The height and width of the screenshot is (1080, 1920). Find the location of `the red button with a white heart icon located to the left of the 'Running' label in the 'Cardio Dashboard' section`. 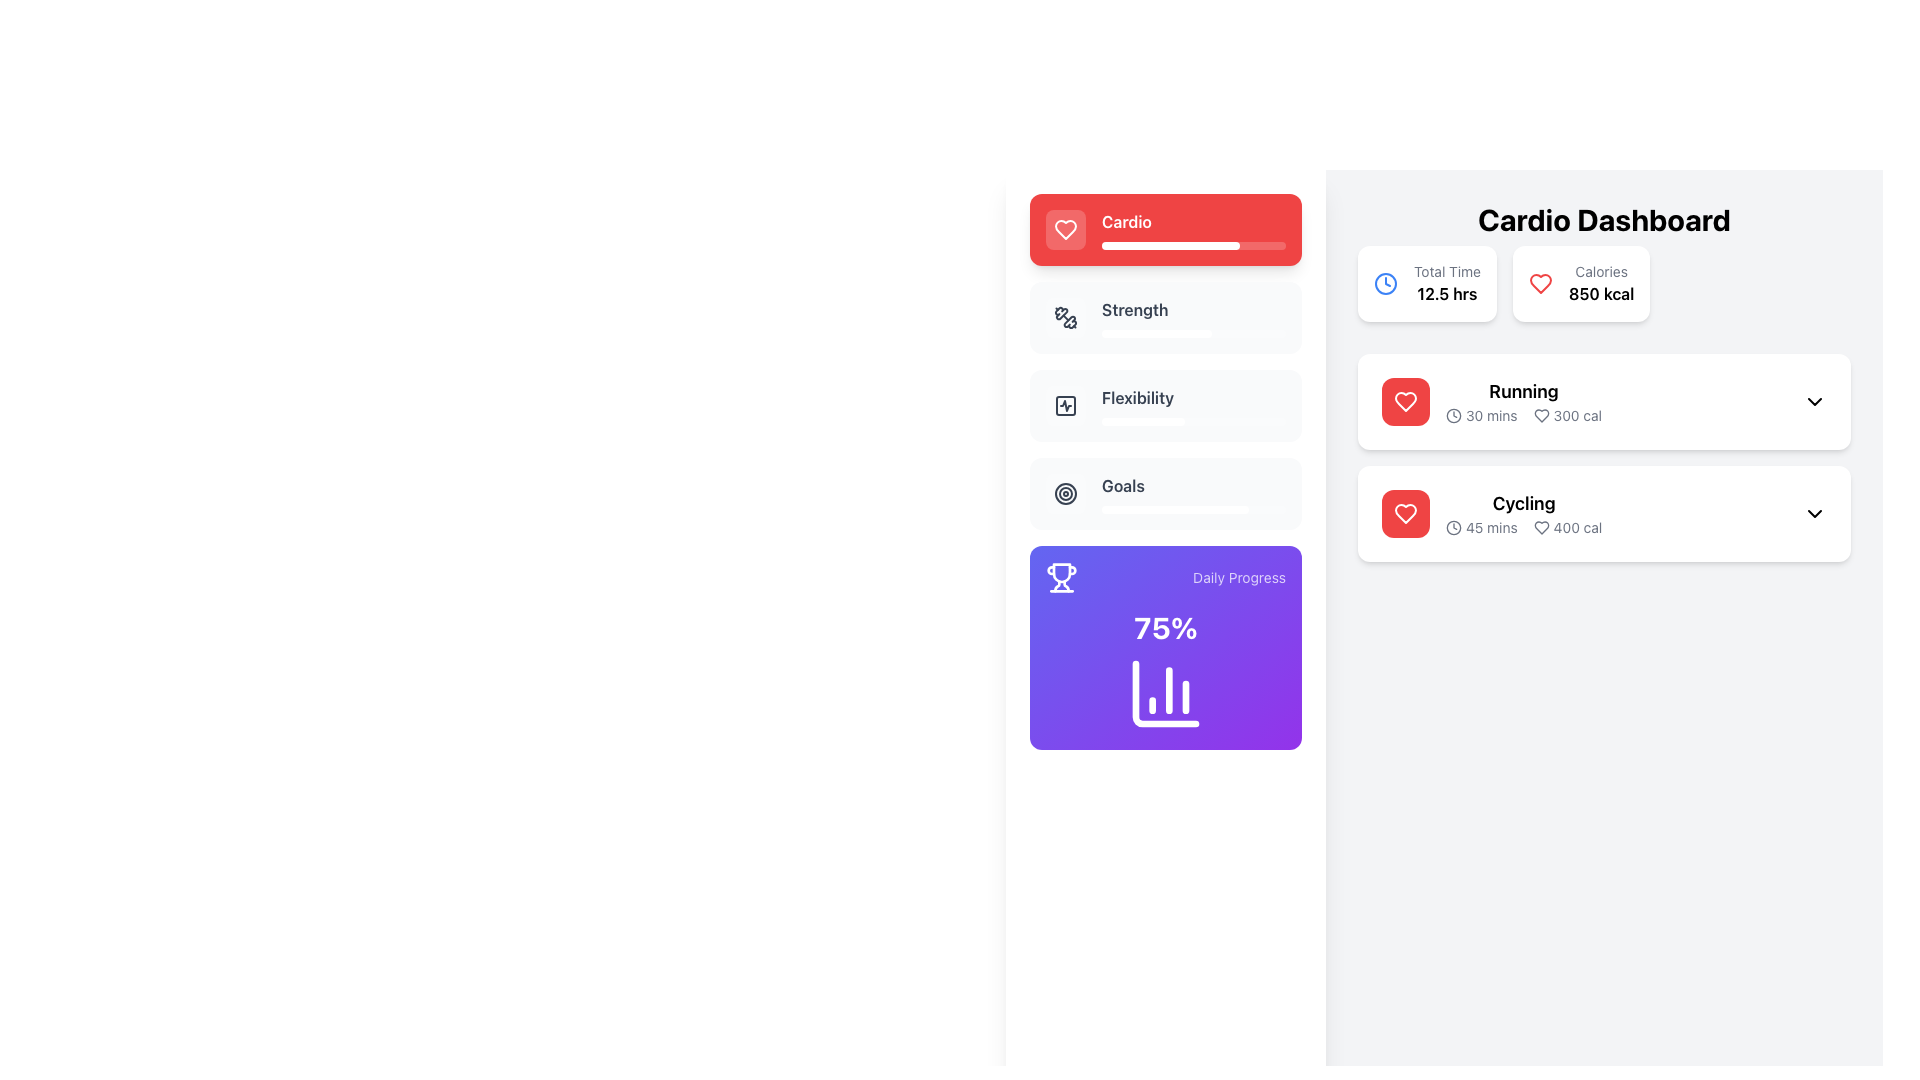

the red button with a white heart icon located to the left of the 'Running' label in the 'Cardio Dashboard' section is located at coordinates (1405, 401).